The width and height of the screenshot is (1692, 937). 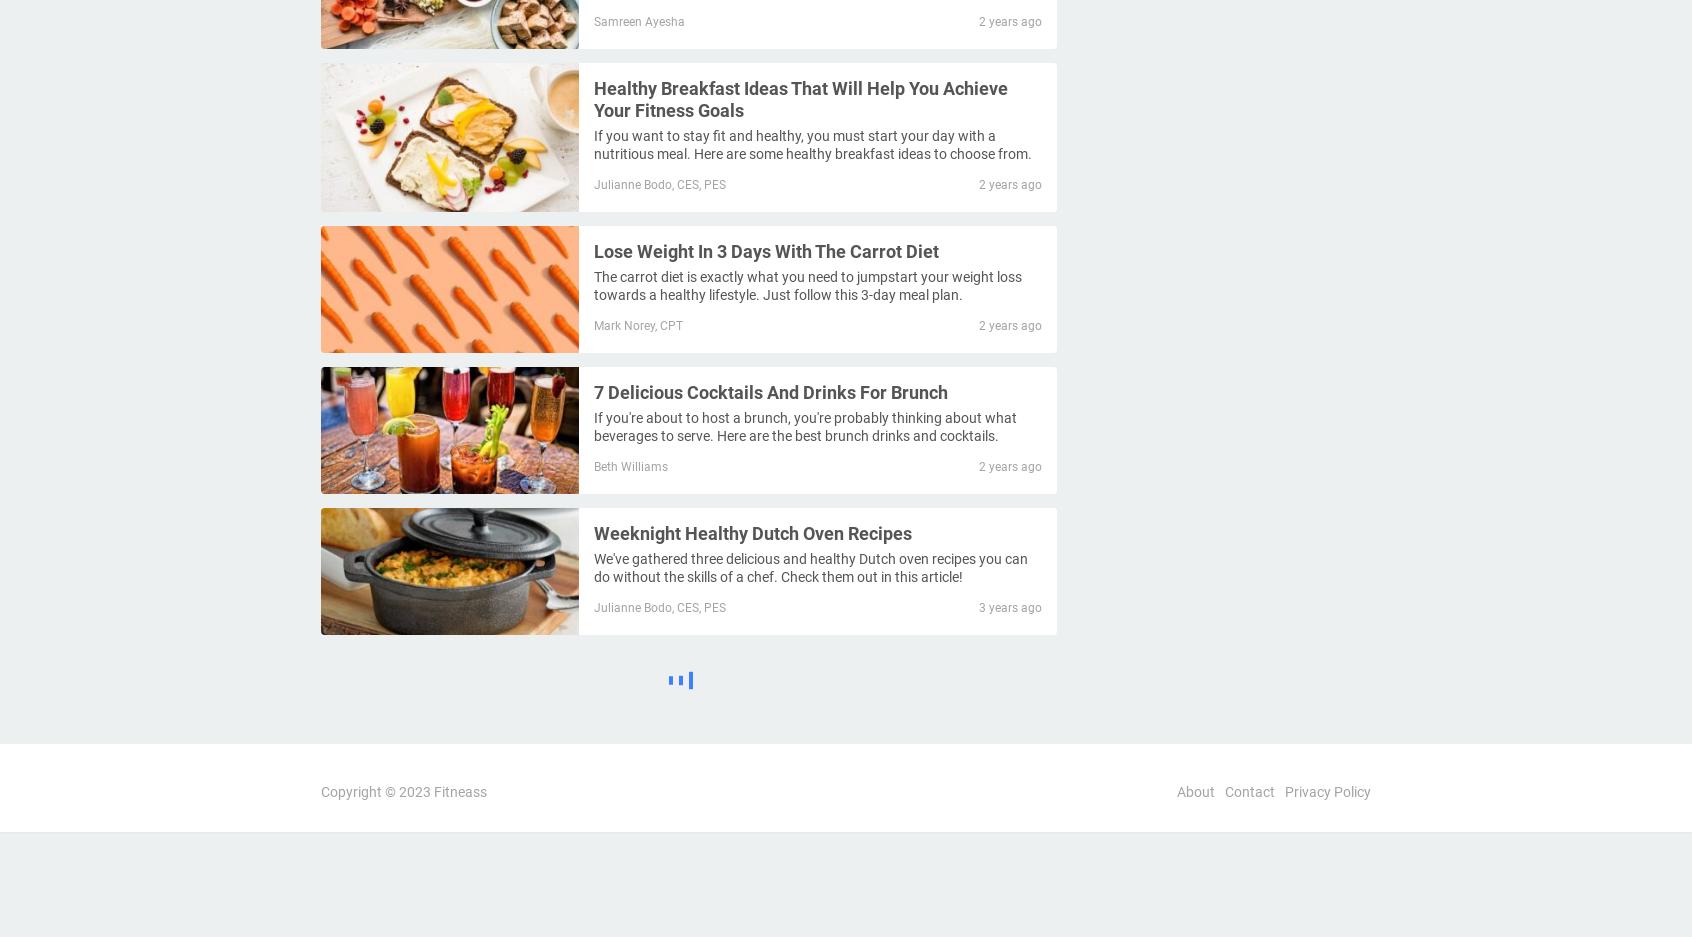 I want to click on '7 Delicious Cocktails And Drinks For Brunch', so click(x=769, y=390).